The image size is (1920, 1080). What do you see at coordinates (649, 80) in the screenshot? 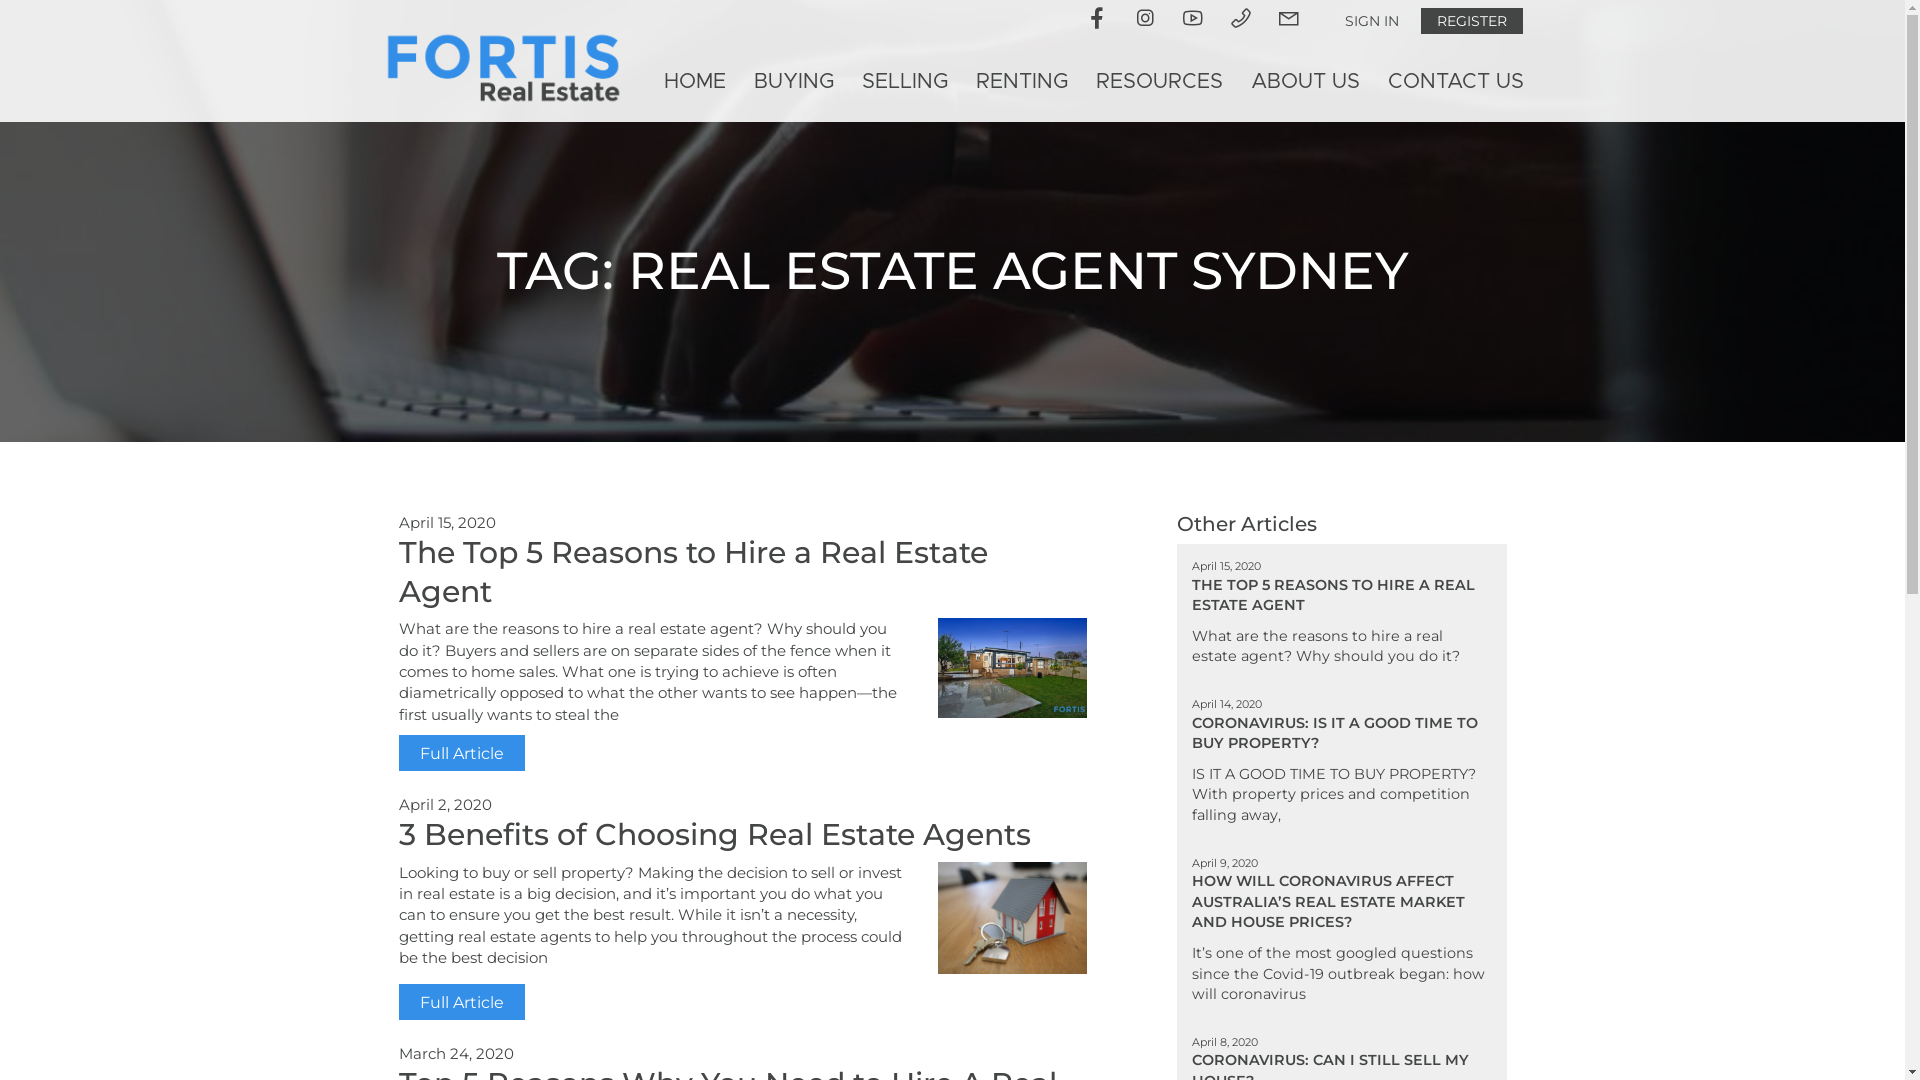
I see `'HOME'` at bounding box center [649, 80].